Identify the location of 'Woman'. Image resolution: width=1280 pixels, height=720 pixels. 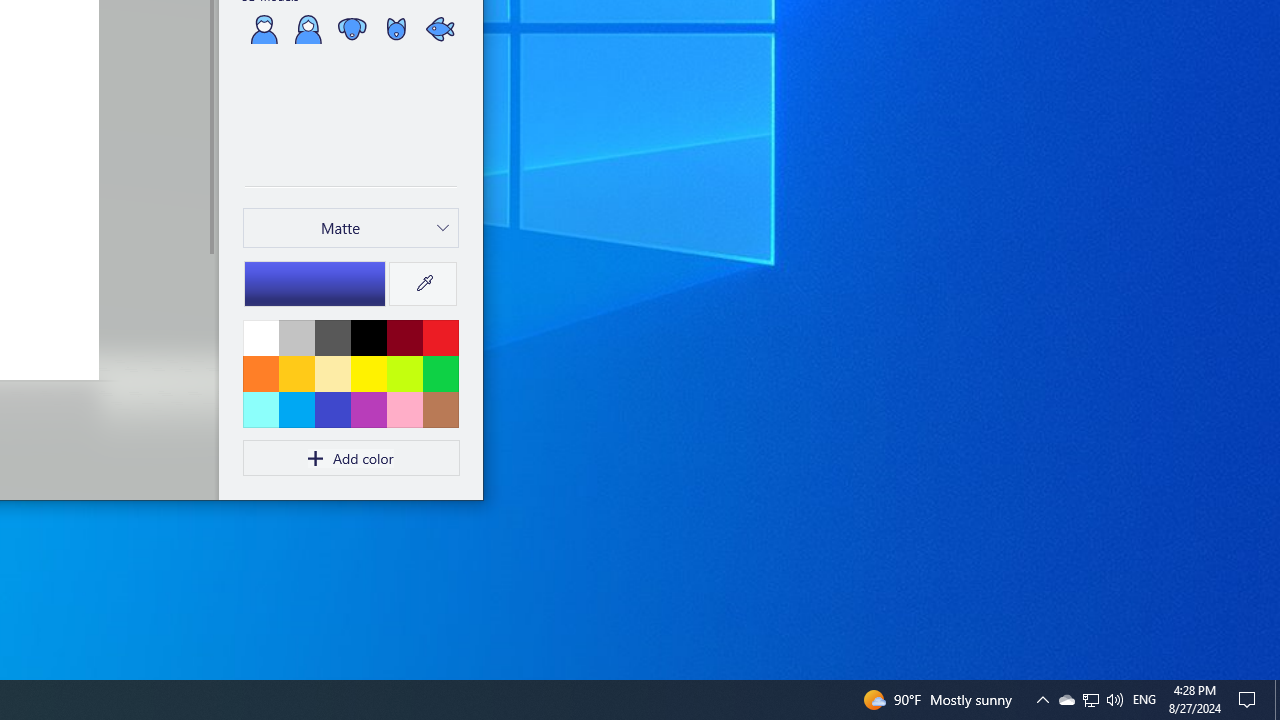
(306, 28).